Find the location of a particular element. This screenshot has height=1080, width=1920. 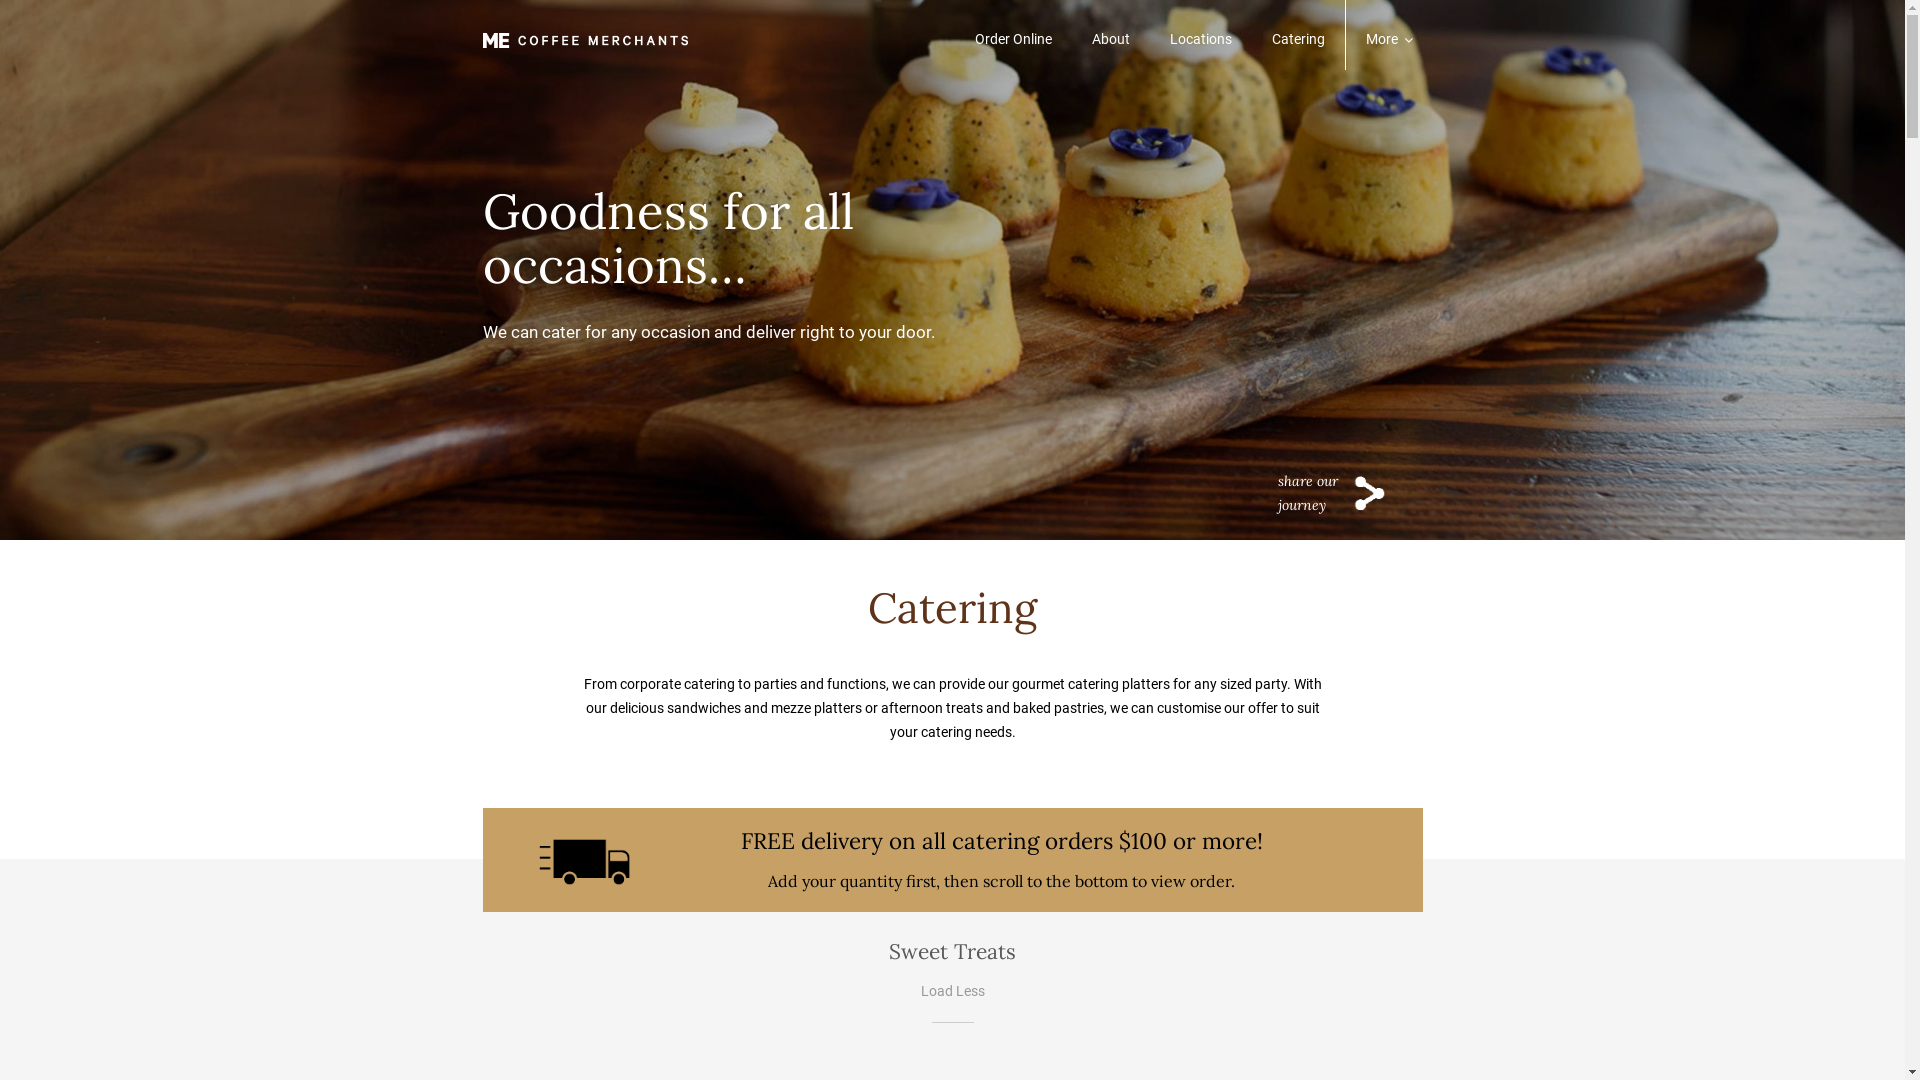

'More' is located at coordinates (1383, 38).